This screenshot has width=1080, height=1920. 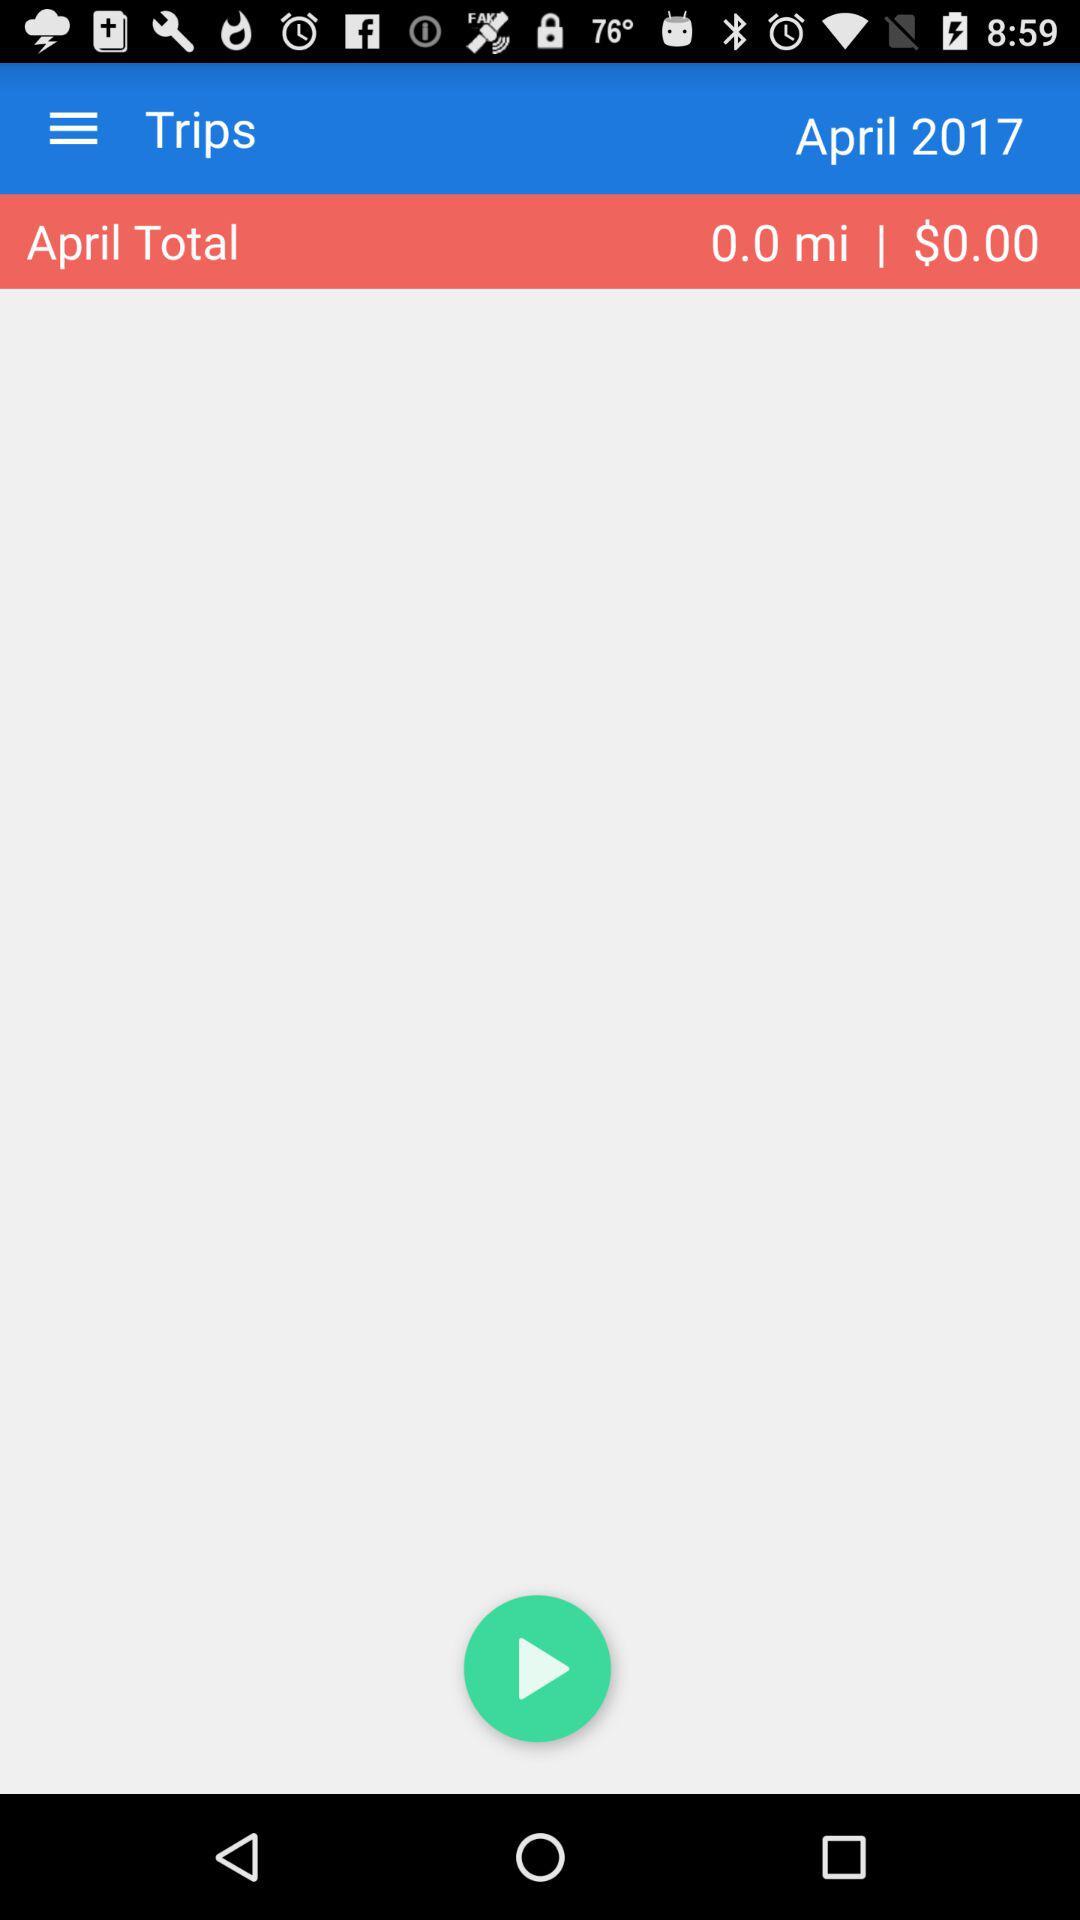 I want to click on trips item, so click(x=181, y=127).